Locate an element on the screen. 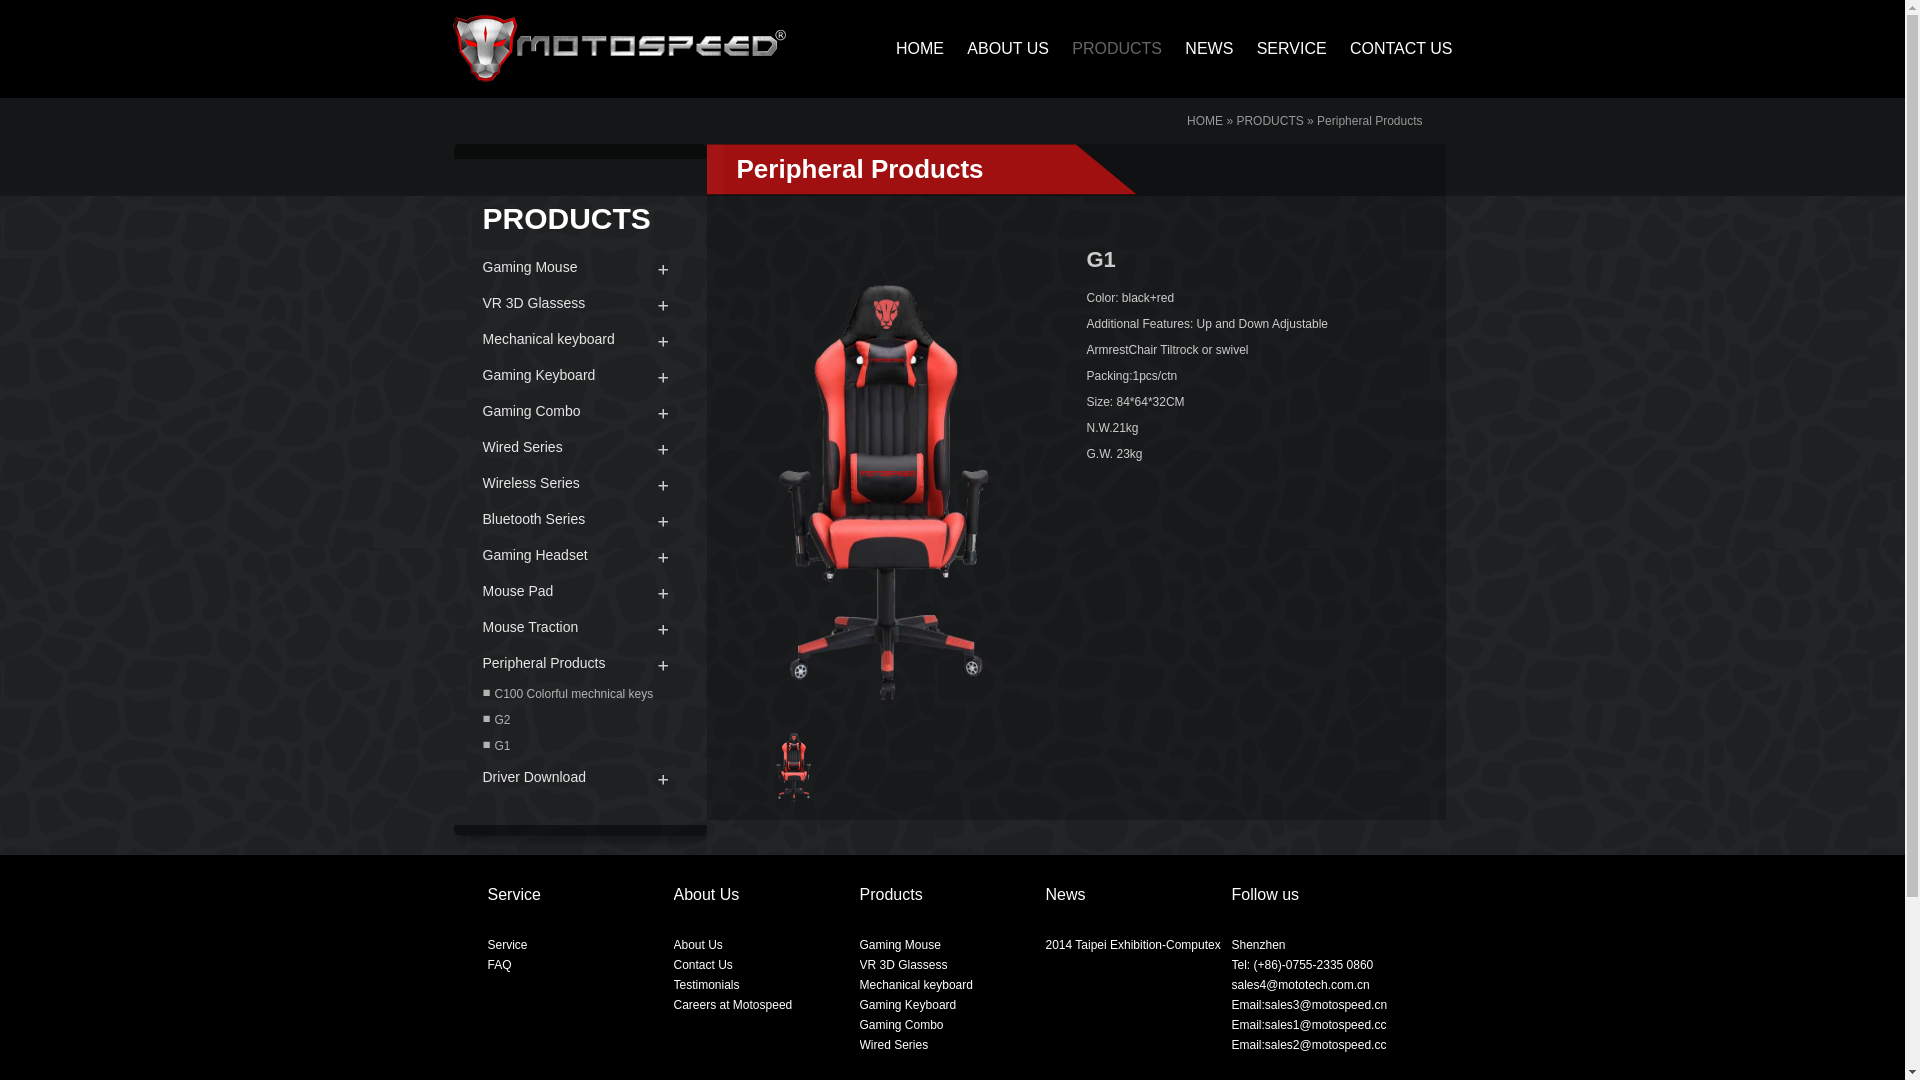  'Mouse Pad' is located at coordinates (578, 589).